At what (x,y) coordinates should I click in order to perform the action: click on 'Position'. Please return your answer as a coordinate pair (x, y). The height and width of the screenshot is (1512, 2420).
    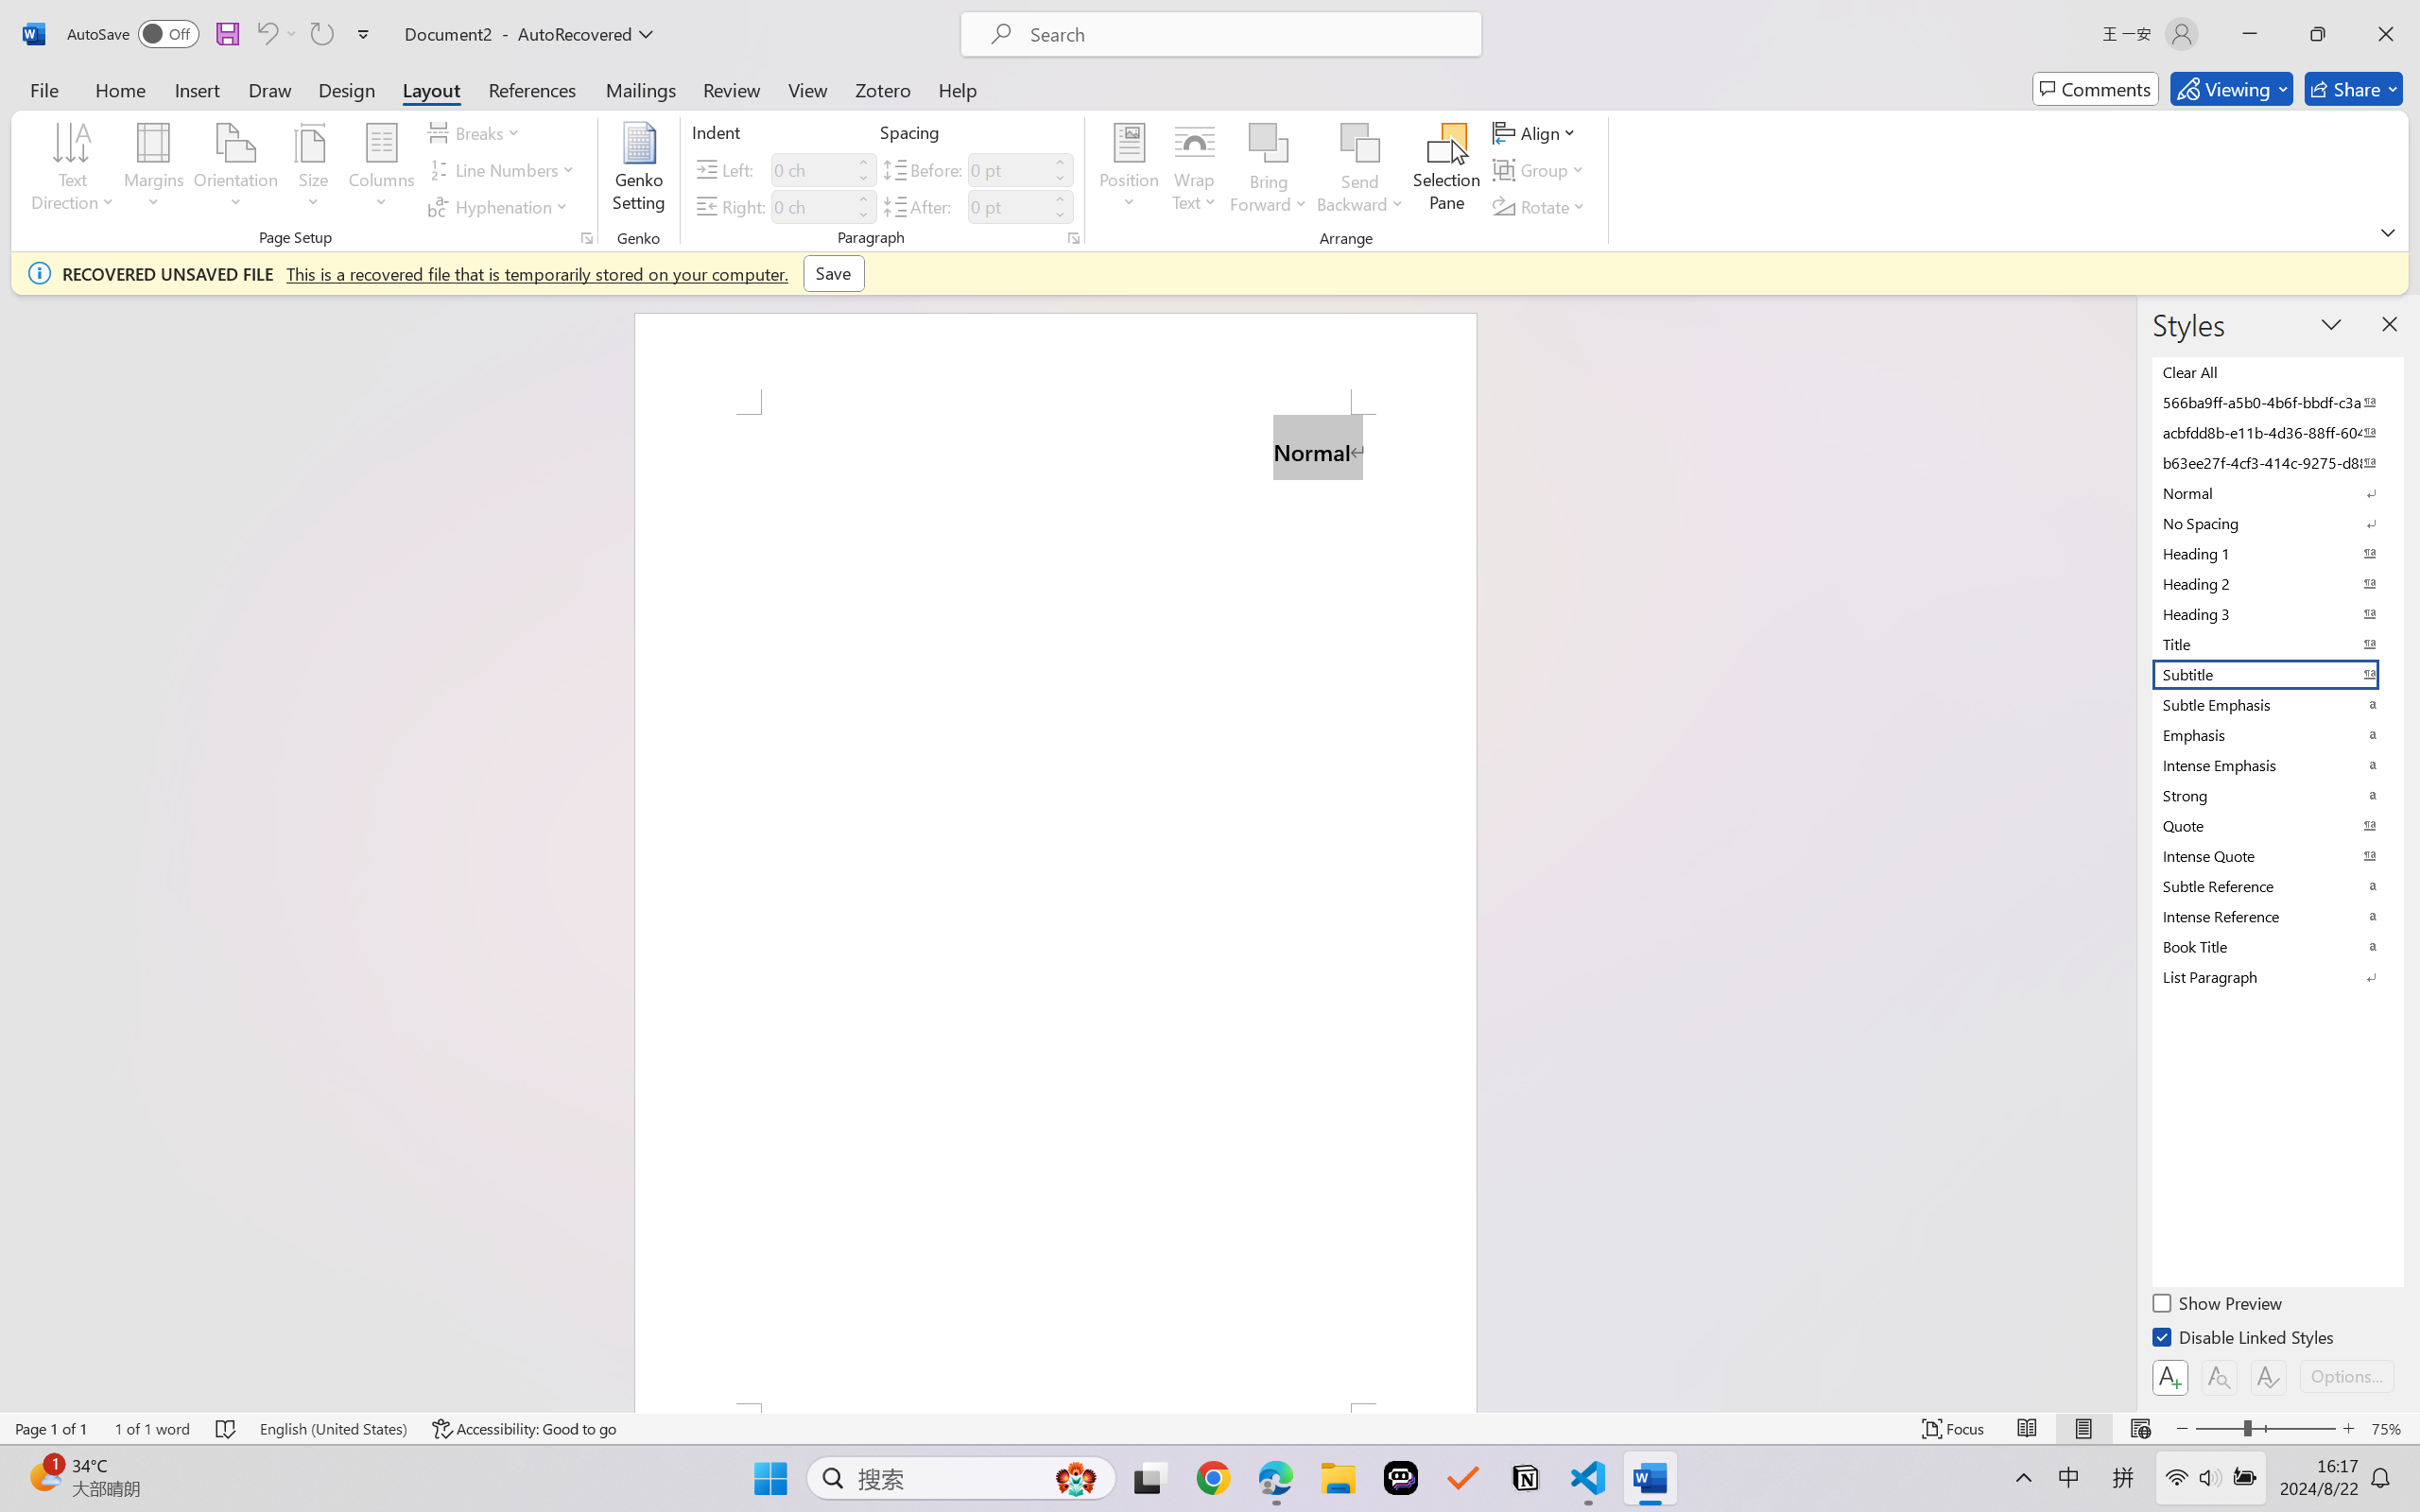
    Looking at the image, I should click on (1128, 170).